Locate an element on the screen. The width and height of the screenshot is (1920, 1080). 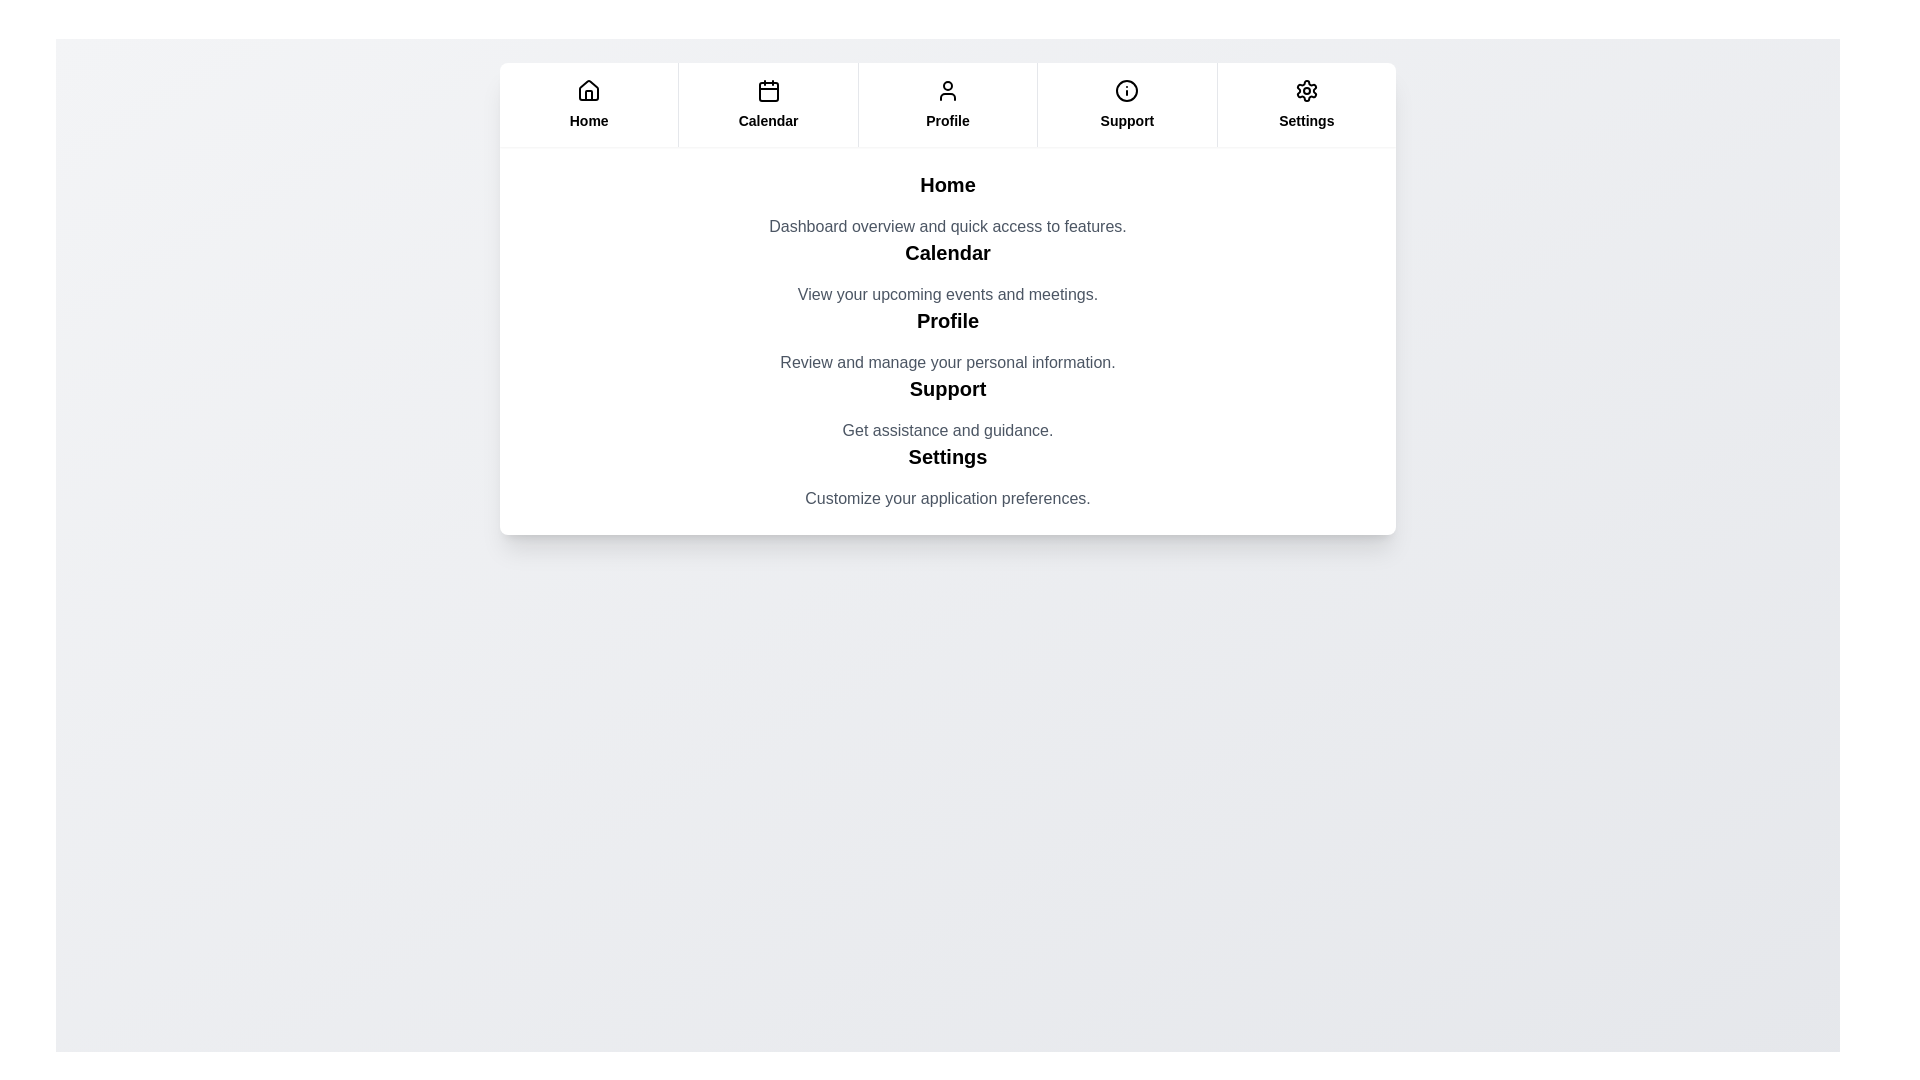
the header text label for the 'Calendar' section, which is centrally positioned above the content describing upcoming events and meetings is located at coordinates (947, 252).